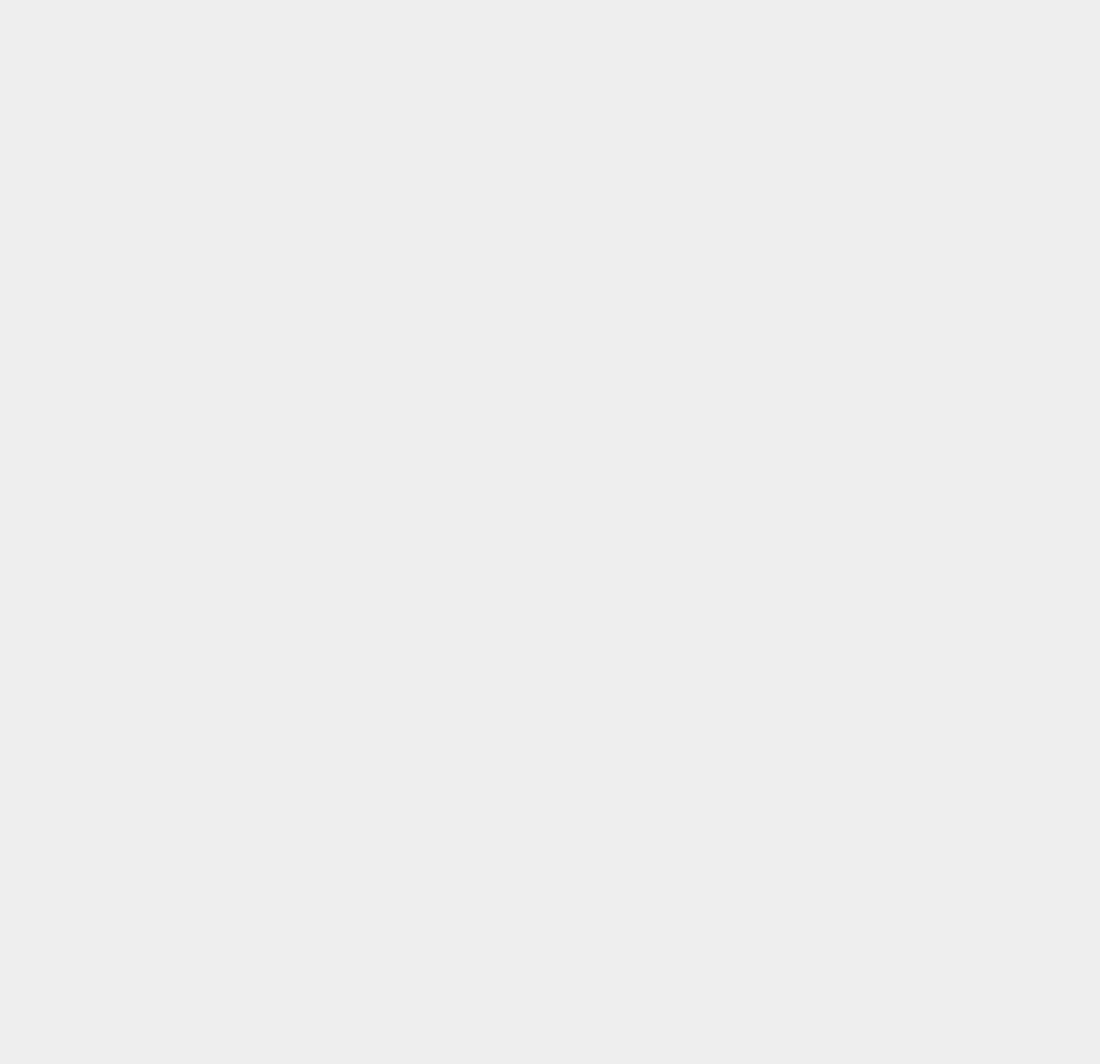  What do you see at coordinates (796, 762) in the screenshot?
I see `'Meizu'` at bounding box center [796, 762].